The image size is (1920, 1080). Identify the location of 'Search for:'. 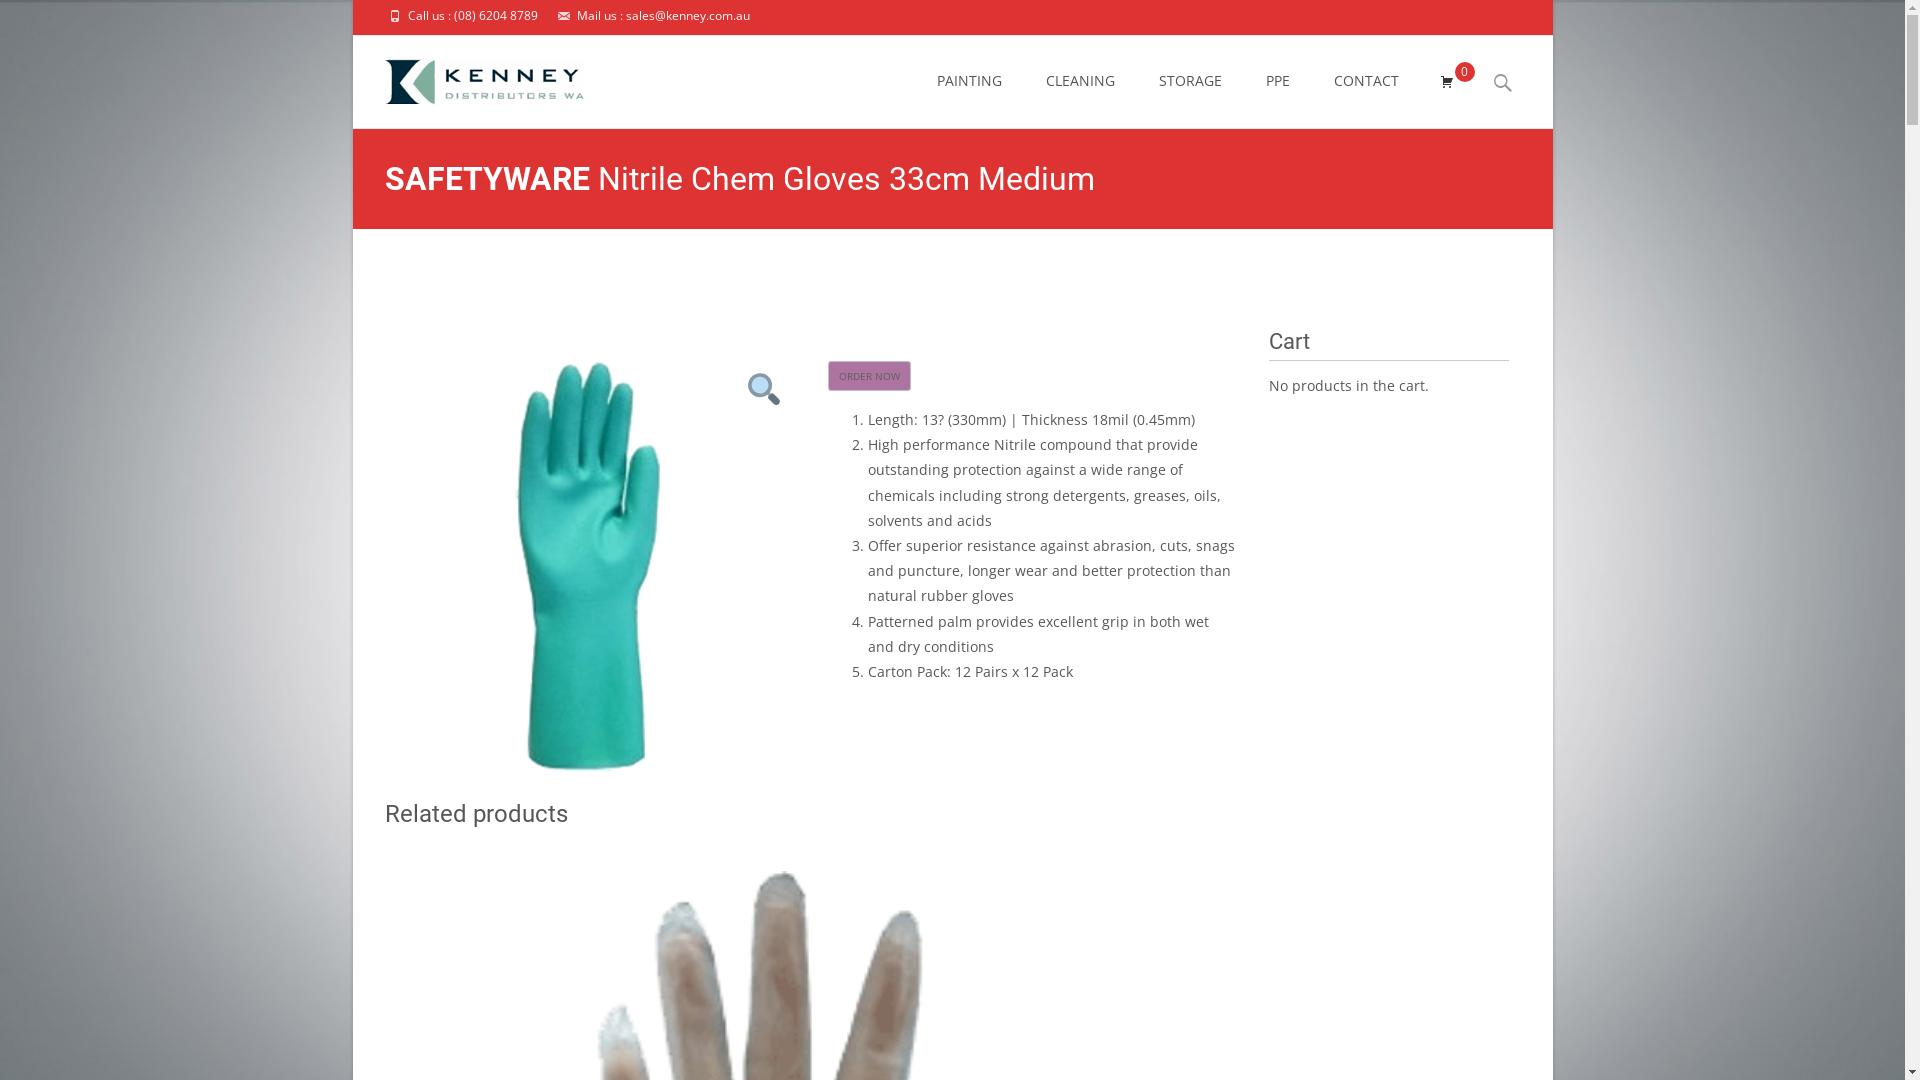
(1502, 82).